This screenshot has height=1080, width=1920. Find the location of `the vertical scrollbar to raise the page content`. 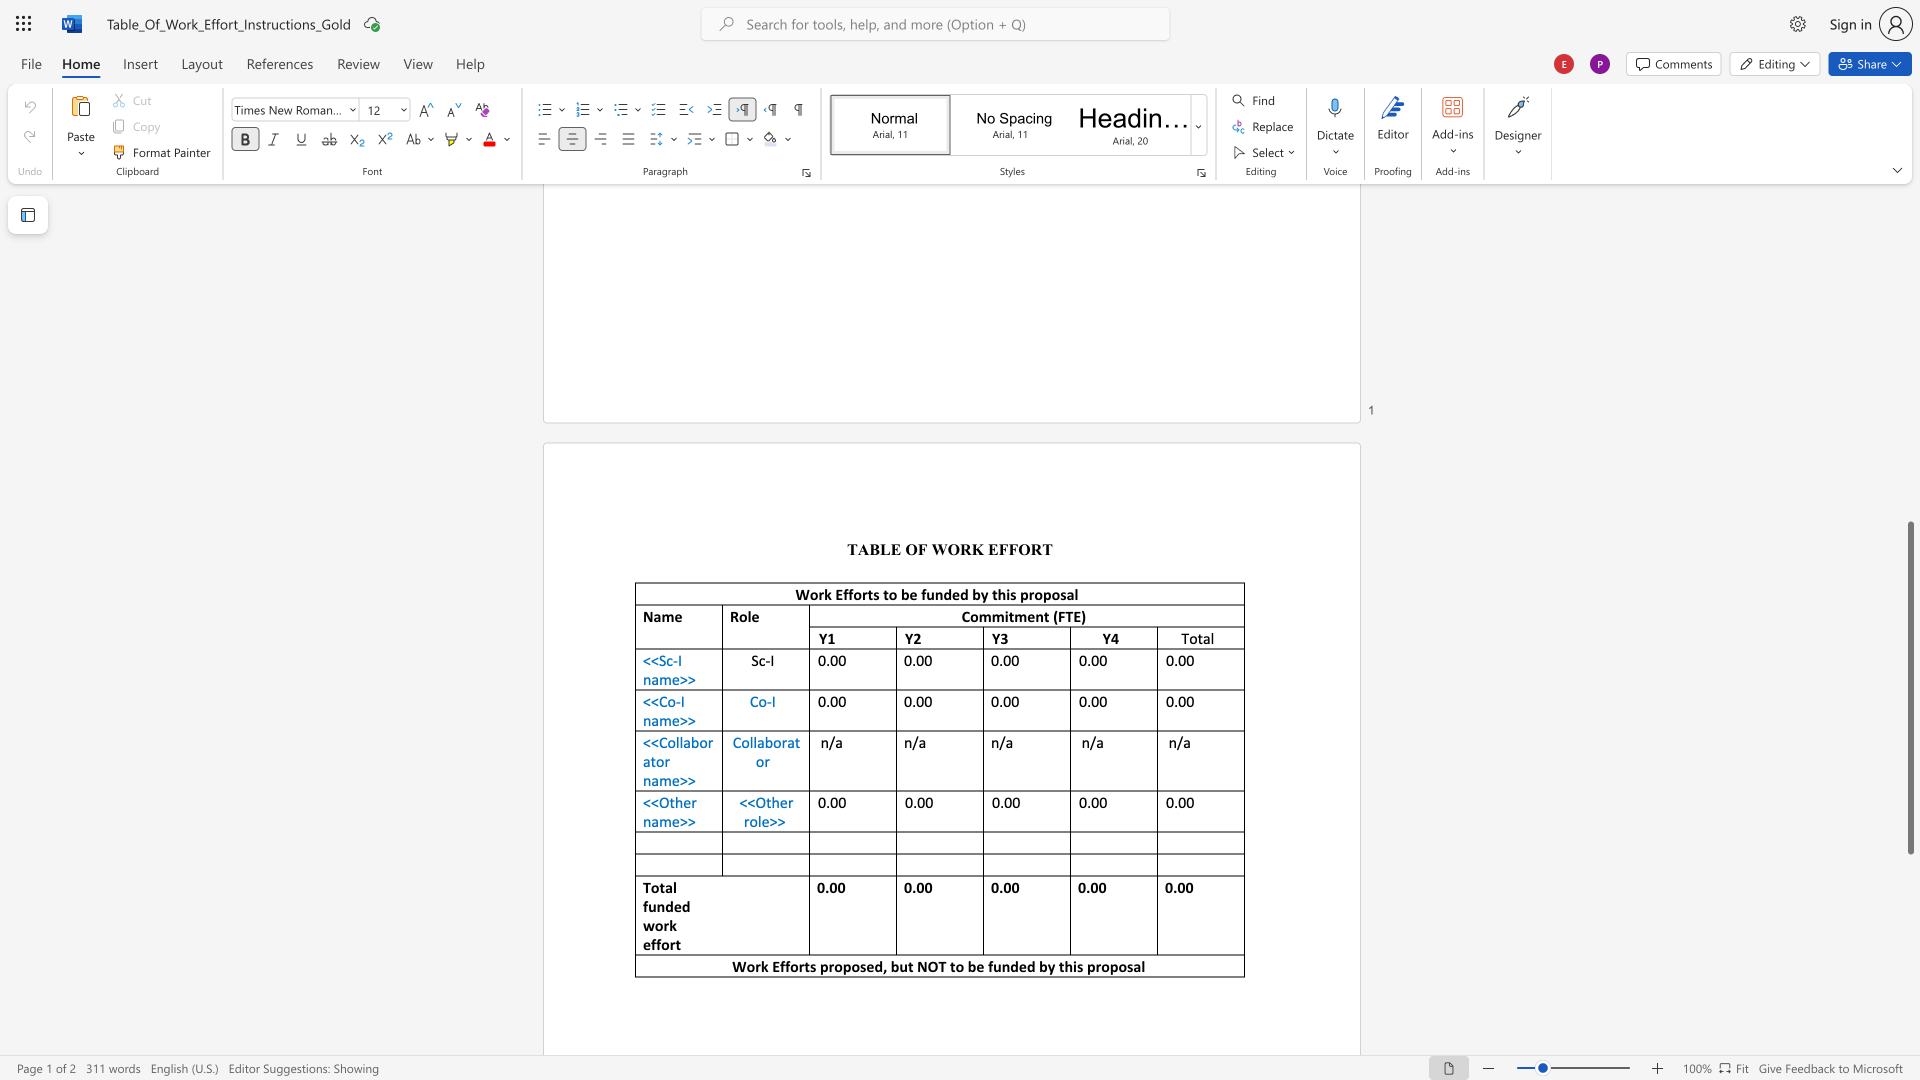

the vertical scrollbar to raise the page content is located at coordinates (1909, 329).